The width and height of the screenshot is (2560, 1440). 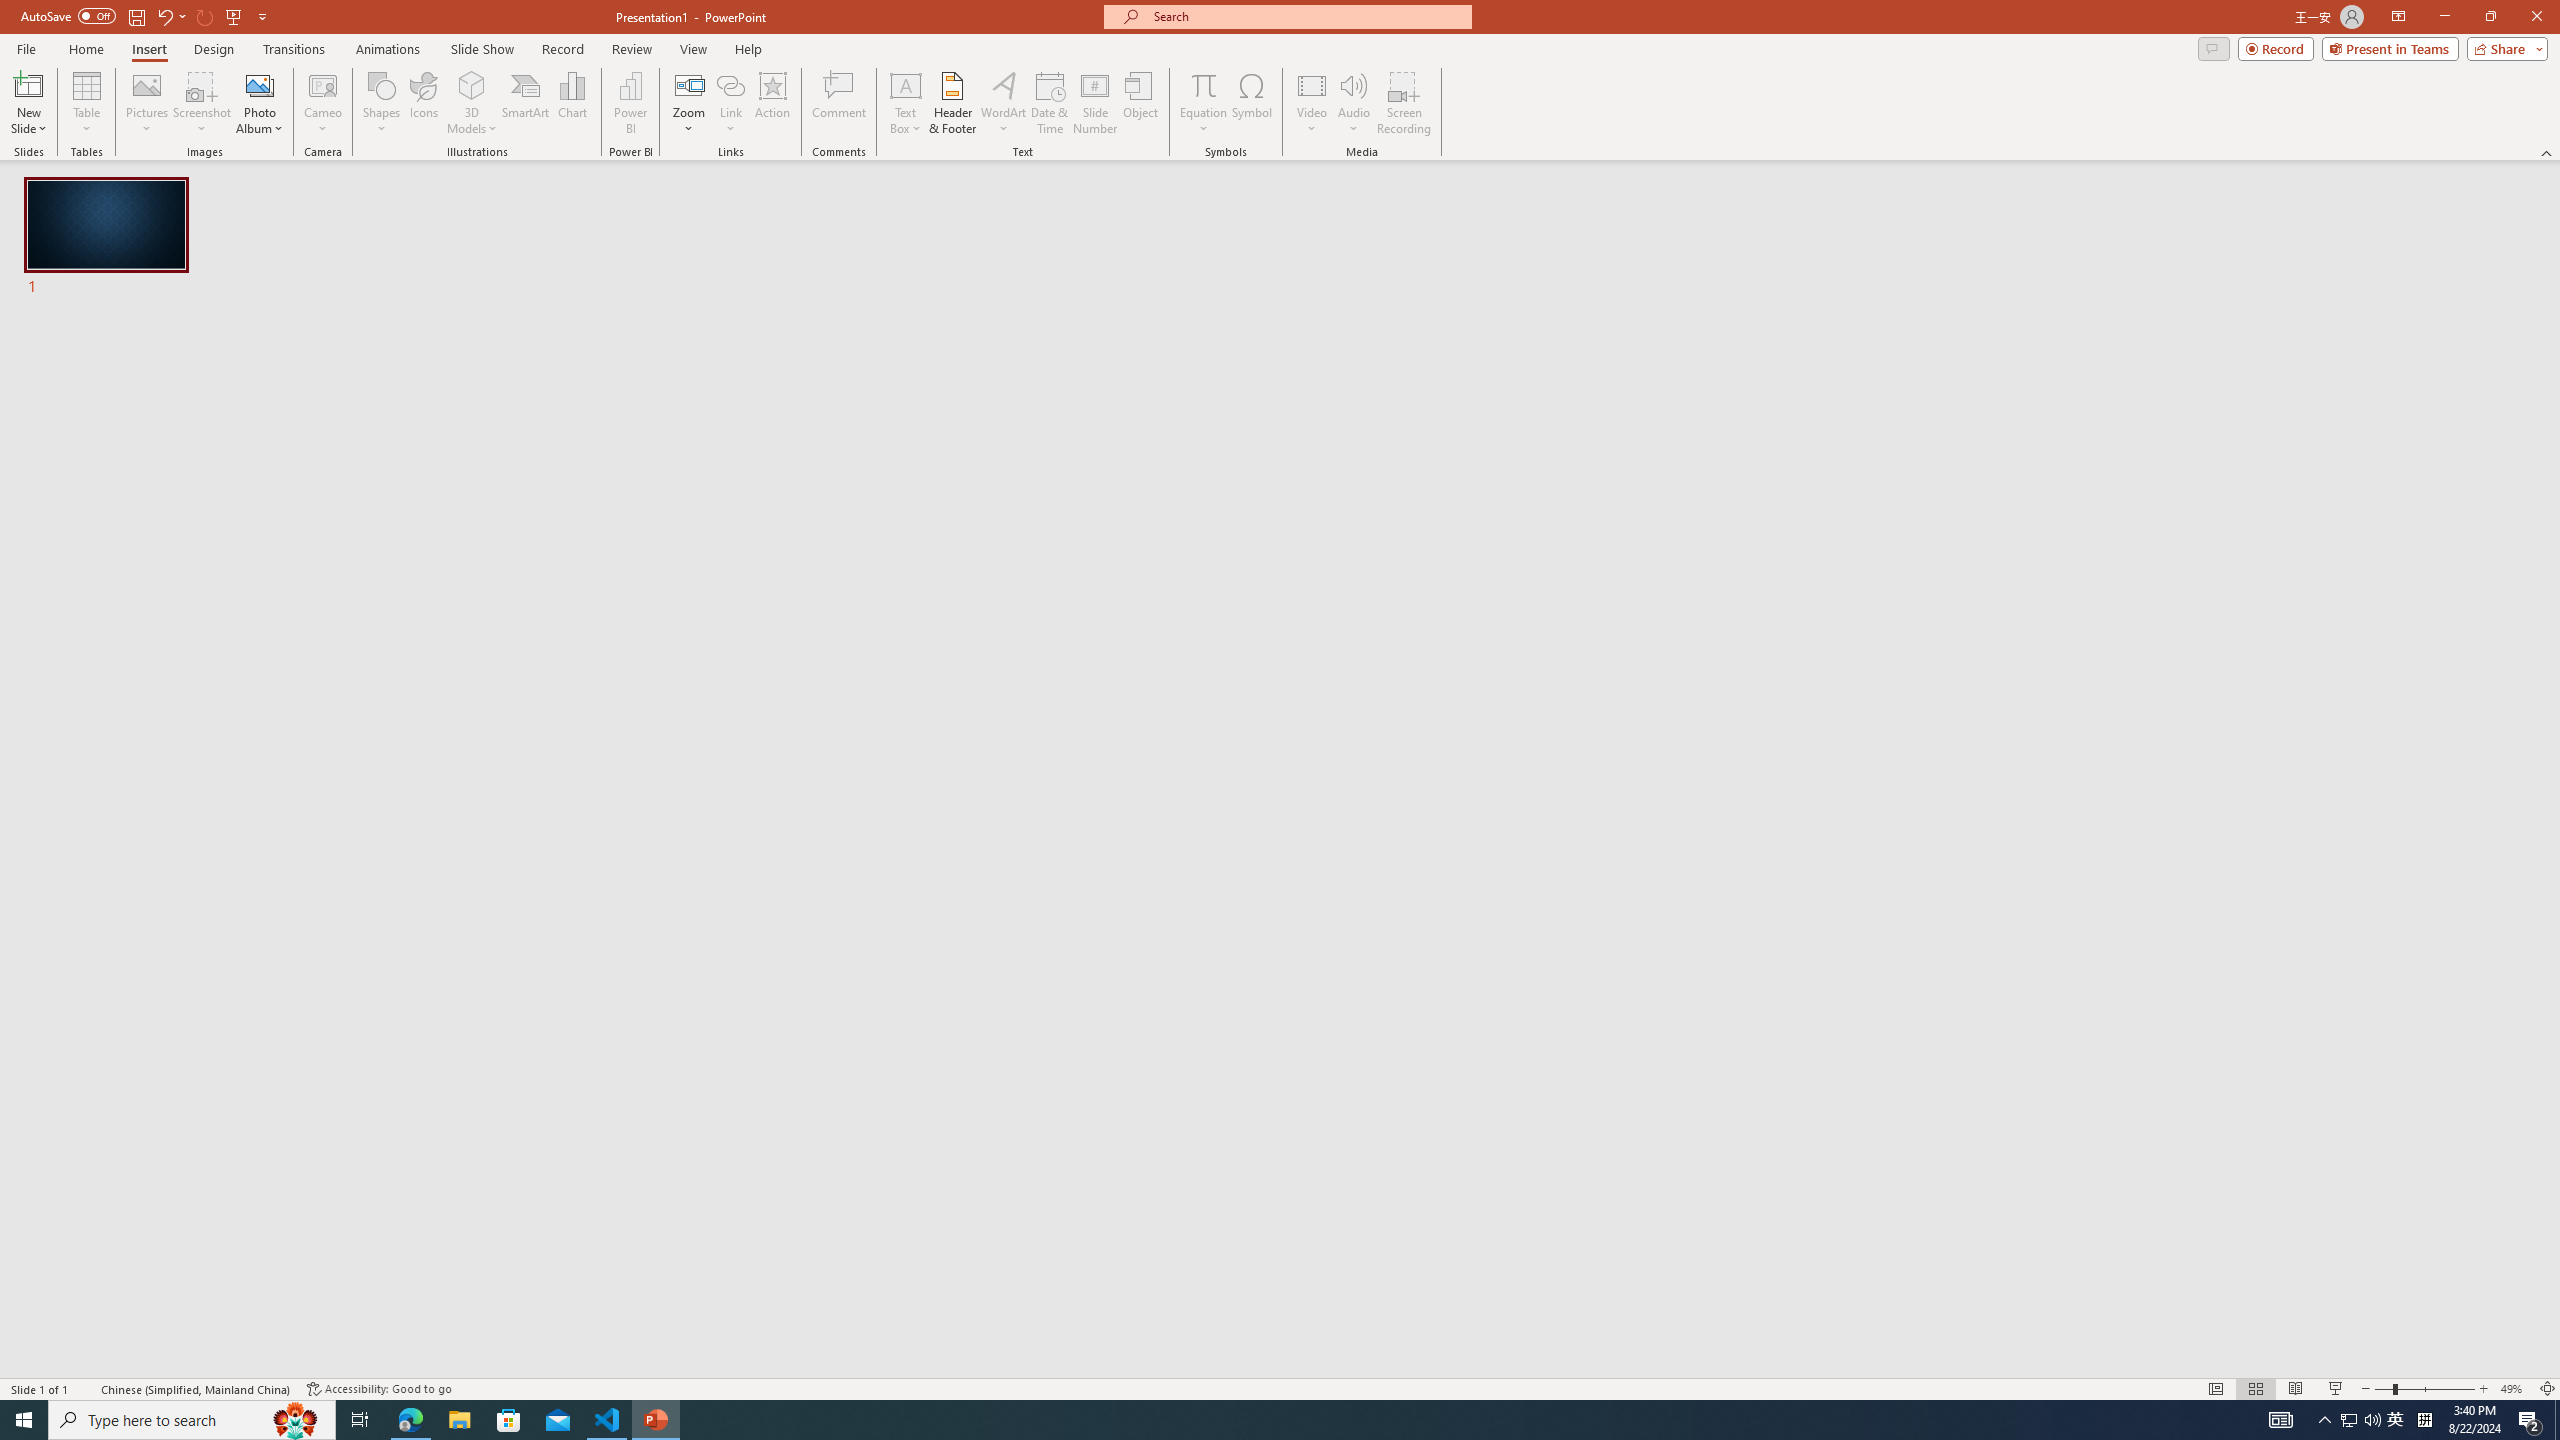 I want to click on 'Pictures', so click(x=146, y=103).